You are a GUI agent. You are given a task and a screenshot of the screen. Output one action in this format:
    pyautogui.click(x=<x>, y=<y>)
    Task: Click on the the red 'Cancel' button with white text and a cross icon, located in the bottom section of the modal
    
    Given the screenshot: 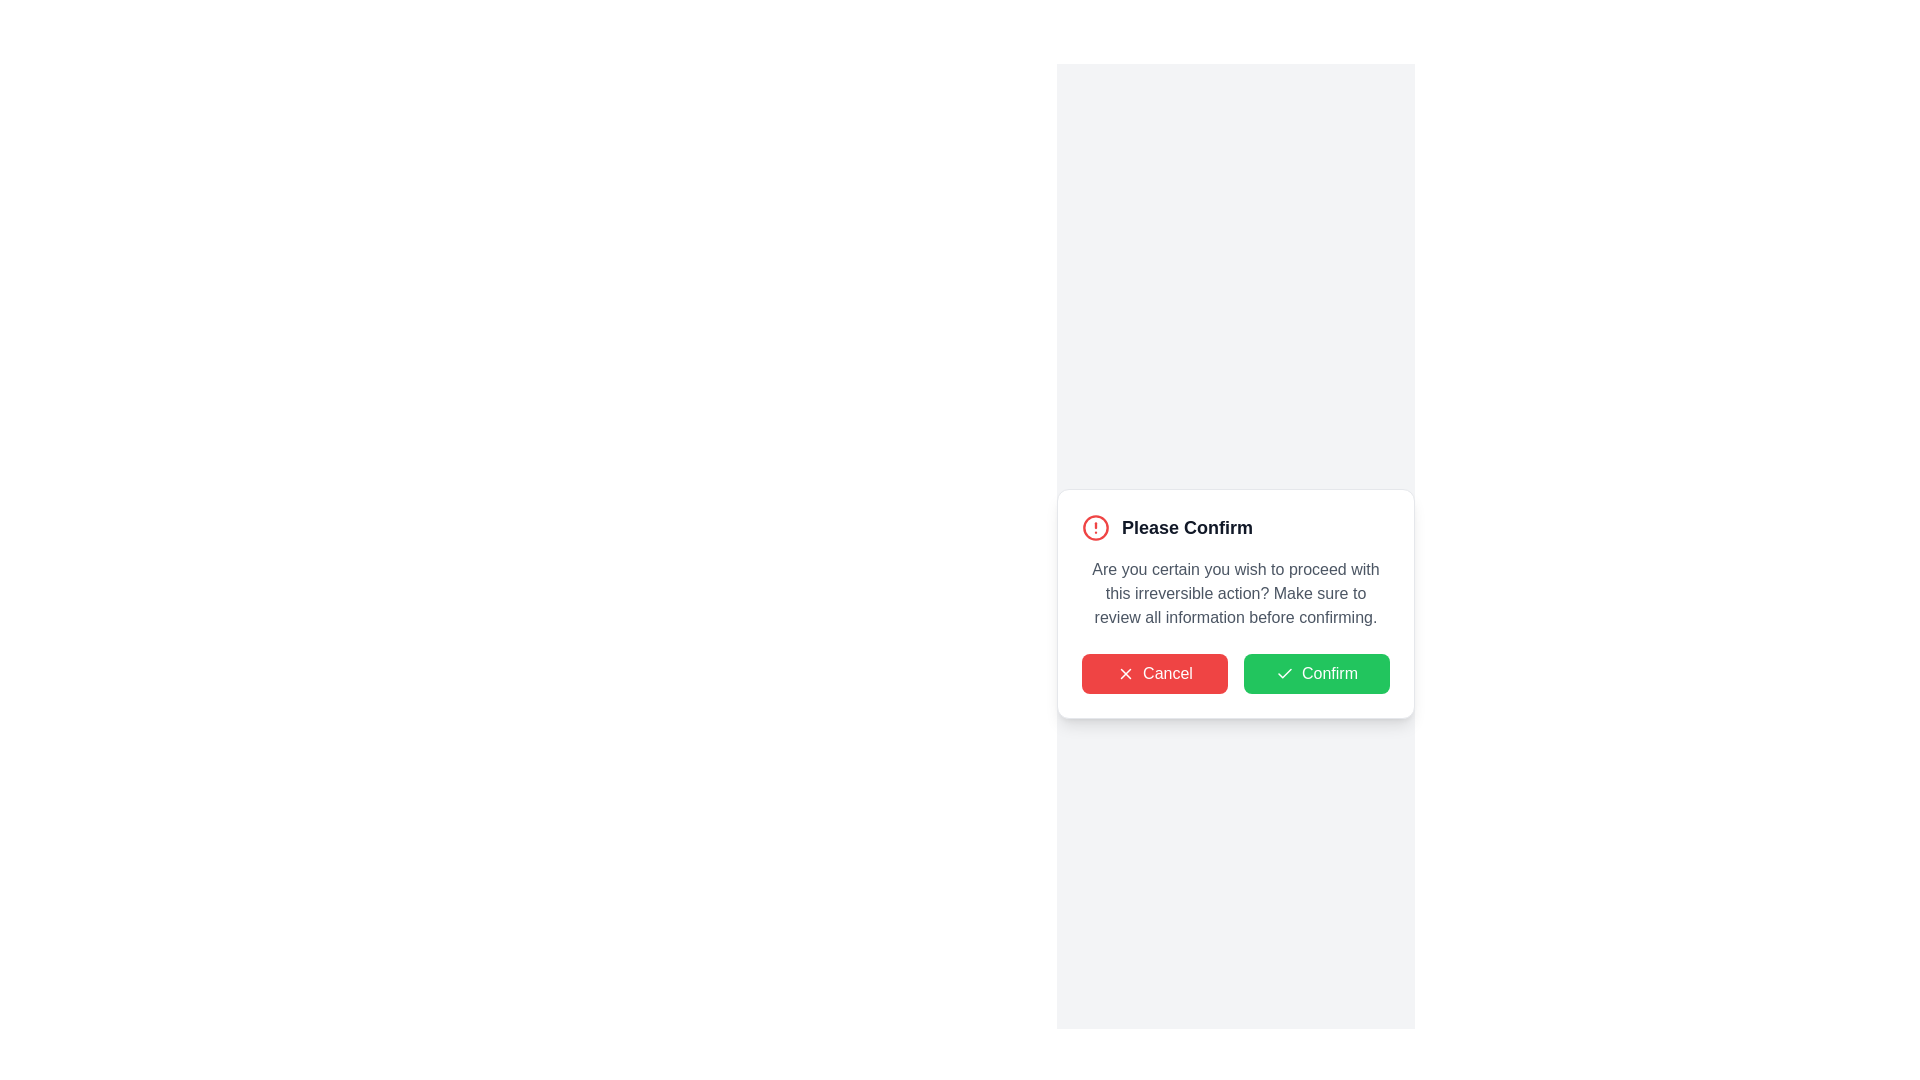 What is the action you would take?
    pyautogui.click(x=1155, y=674)
    